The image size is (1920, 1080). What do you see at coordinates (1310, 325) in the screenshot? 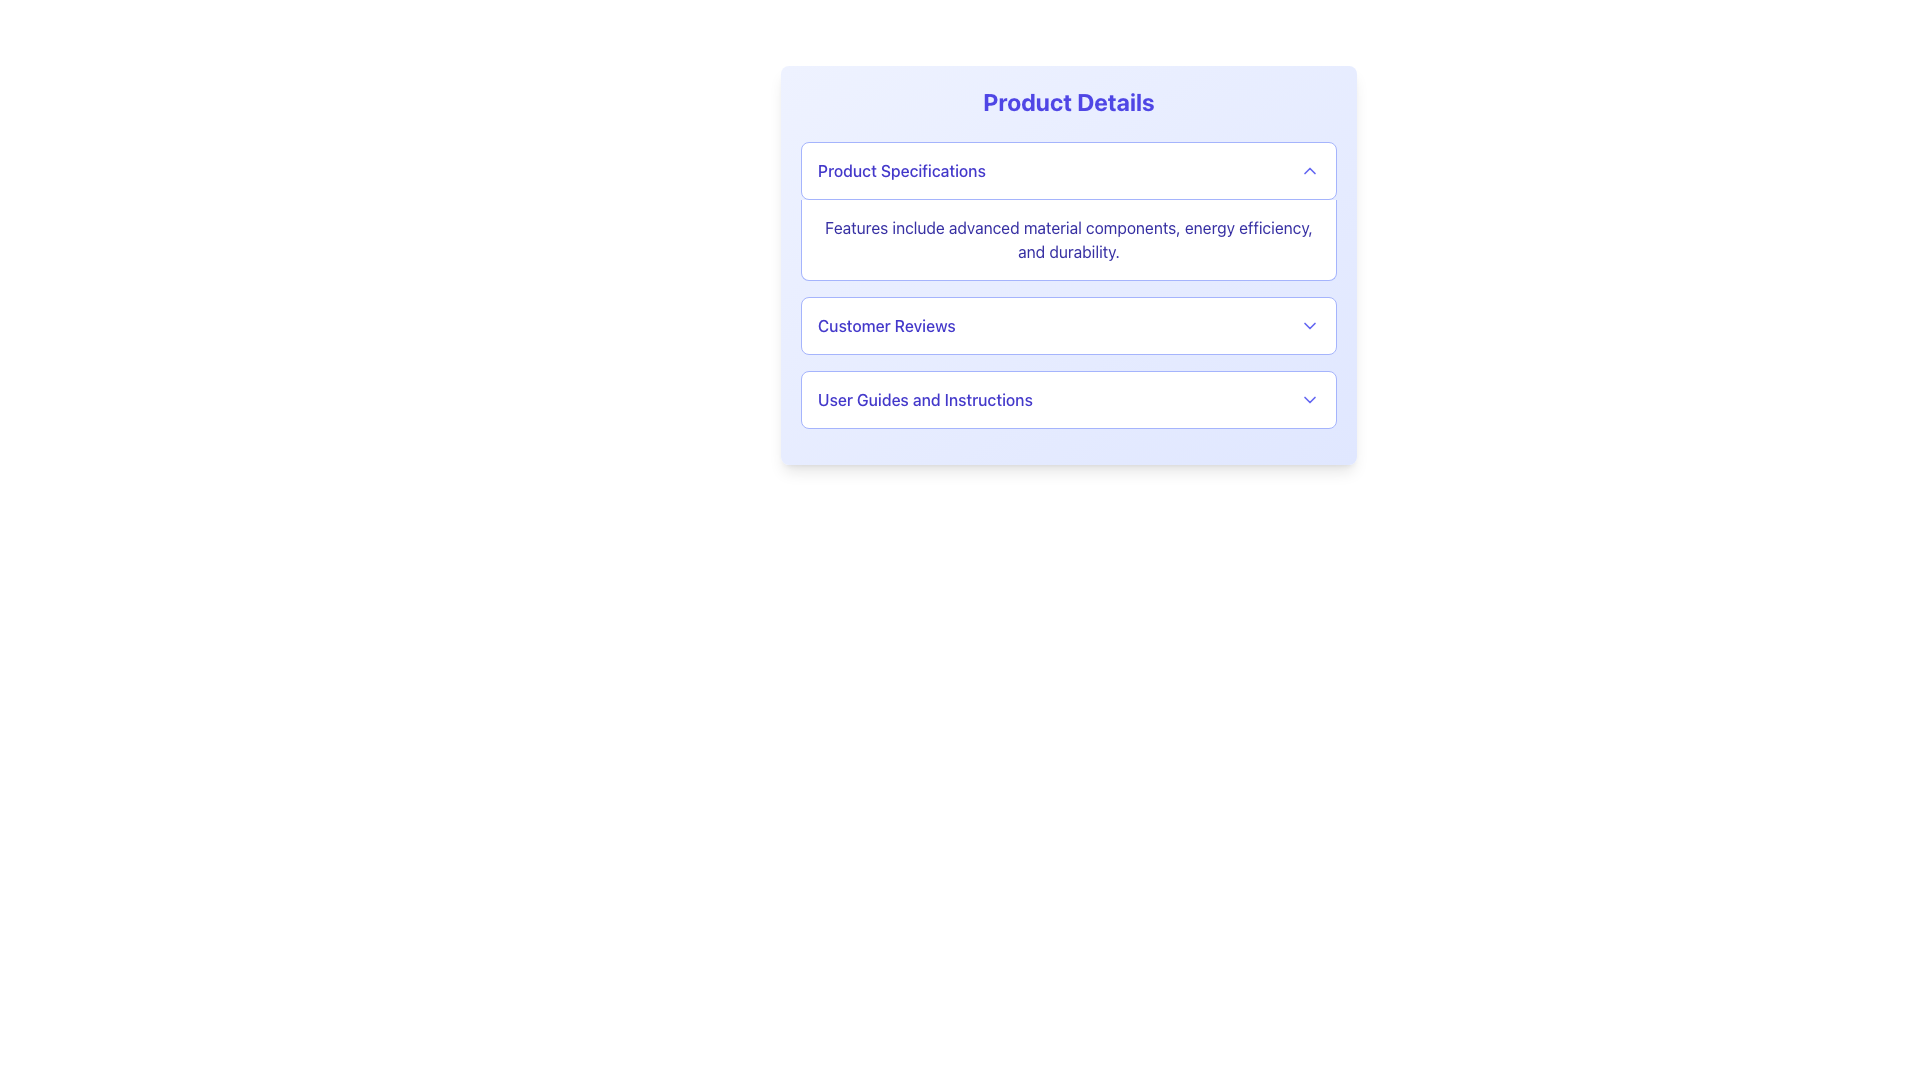
I see `the small downward-pointing chevron icon, which is indigo and located to the right of the 'Customer Reviews' text` at bounding box center [1310, 325].